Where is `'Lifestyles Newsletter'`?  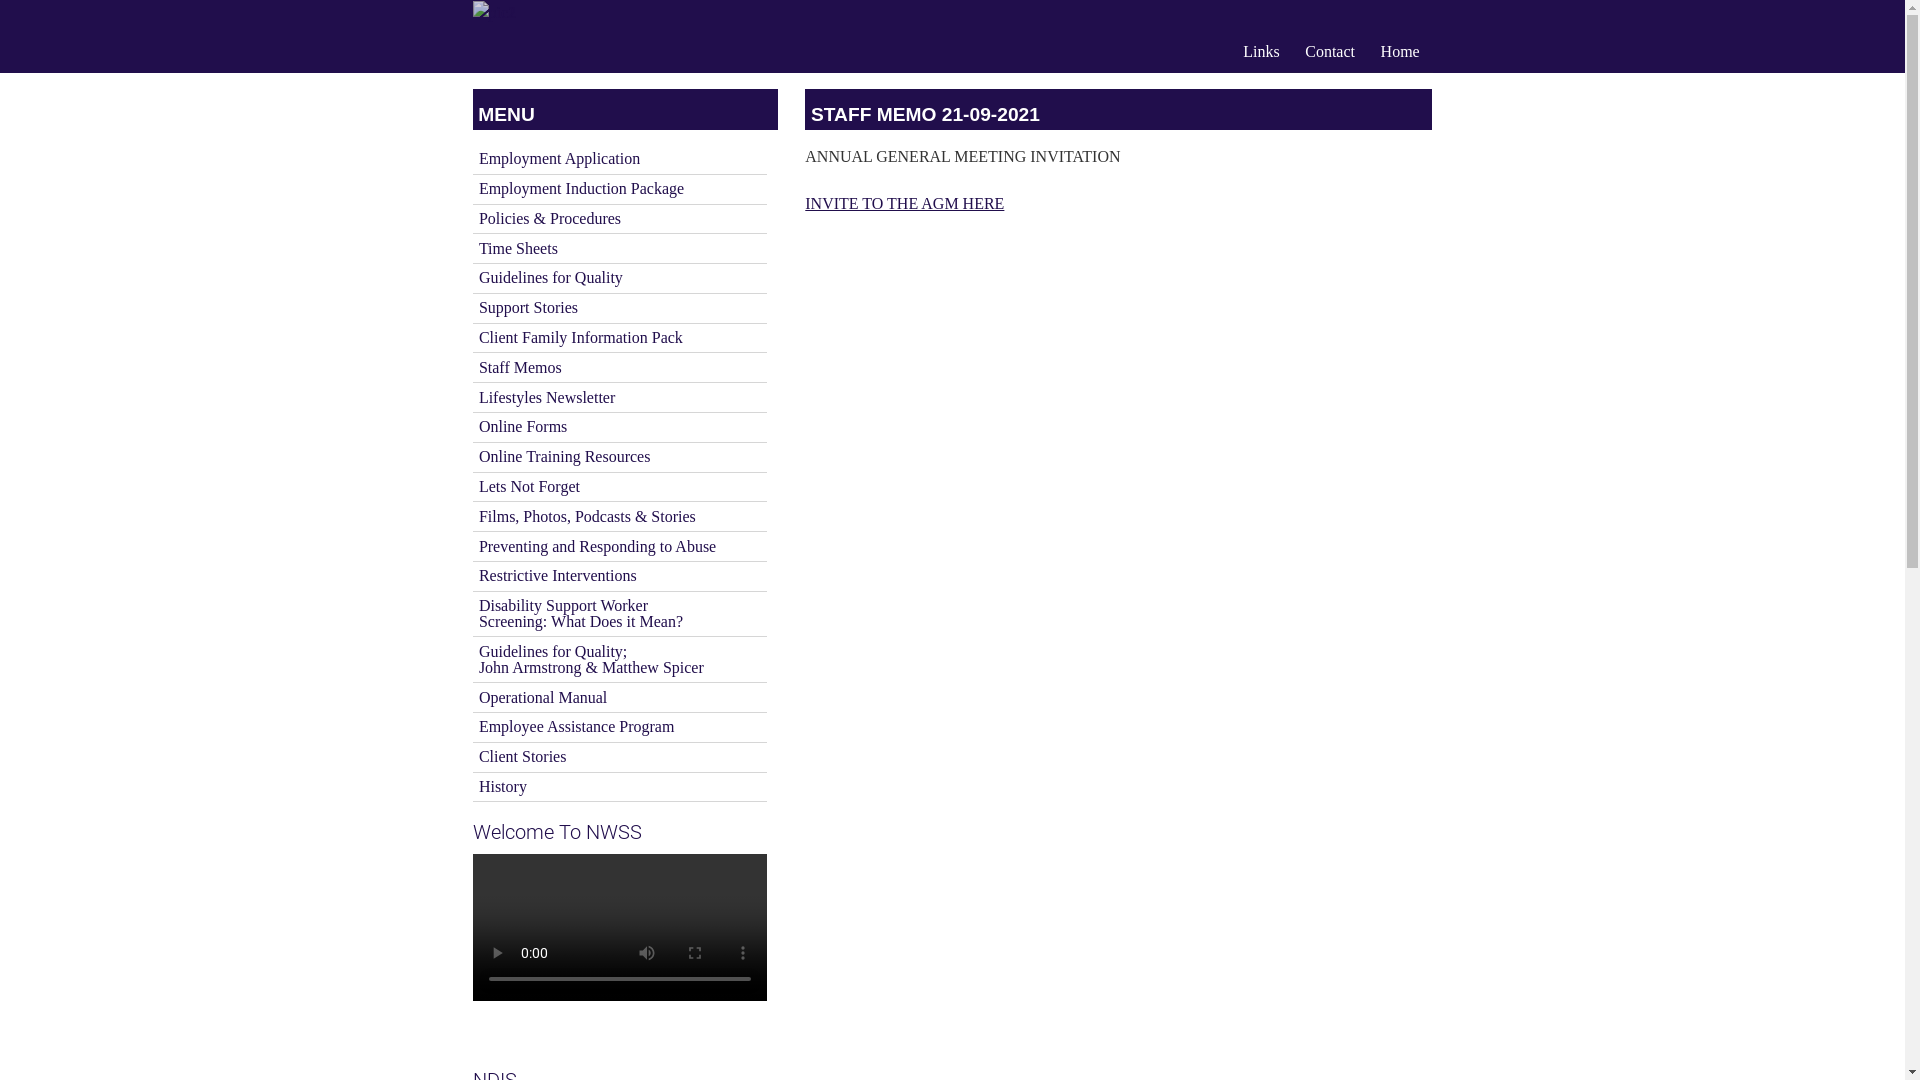
'Lifestyles Newsletter' is located at coordinates (618, 397).